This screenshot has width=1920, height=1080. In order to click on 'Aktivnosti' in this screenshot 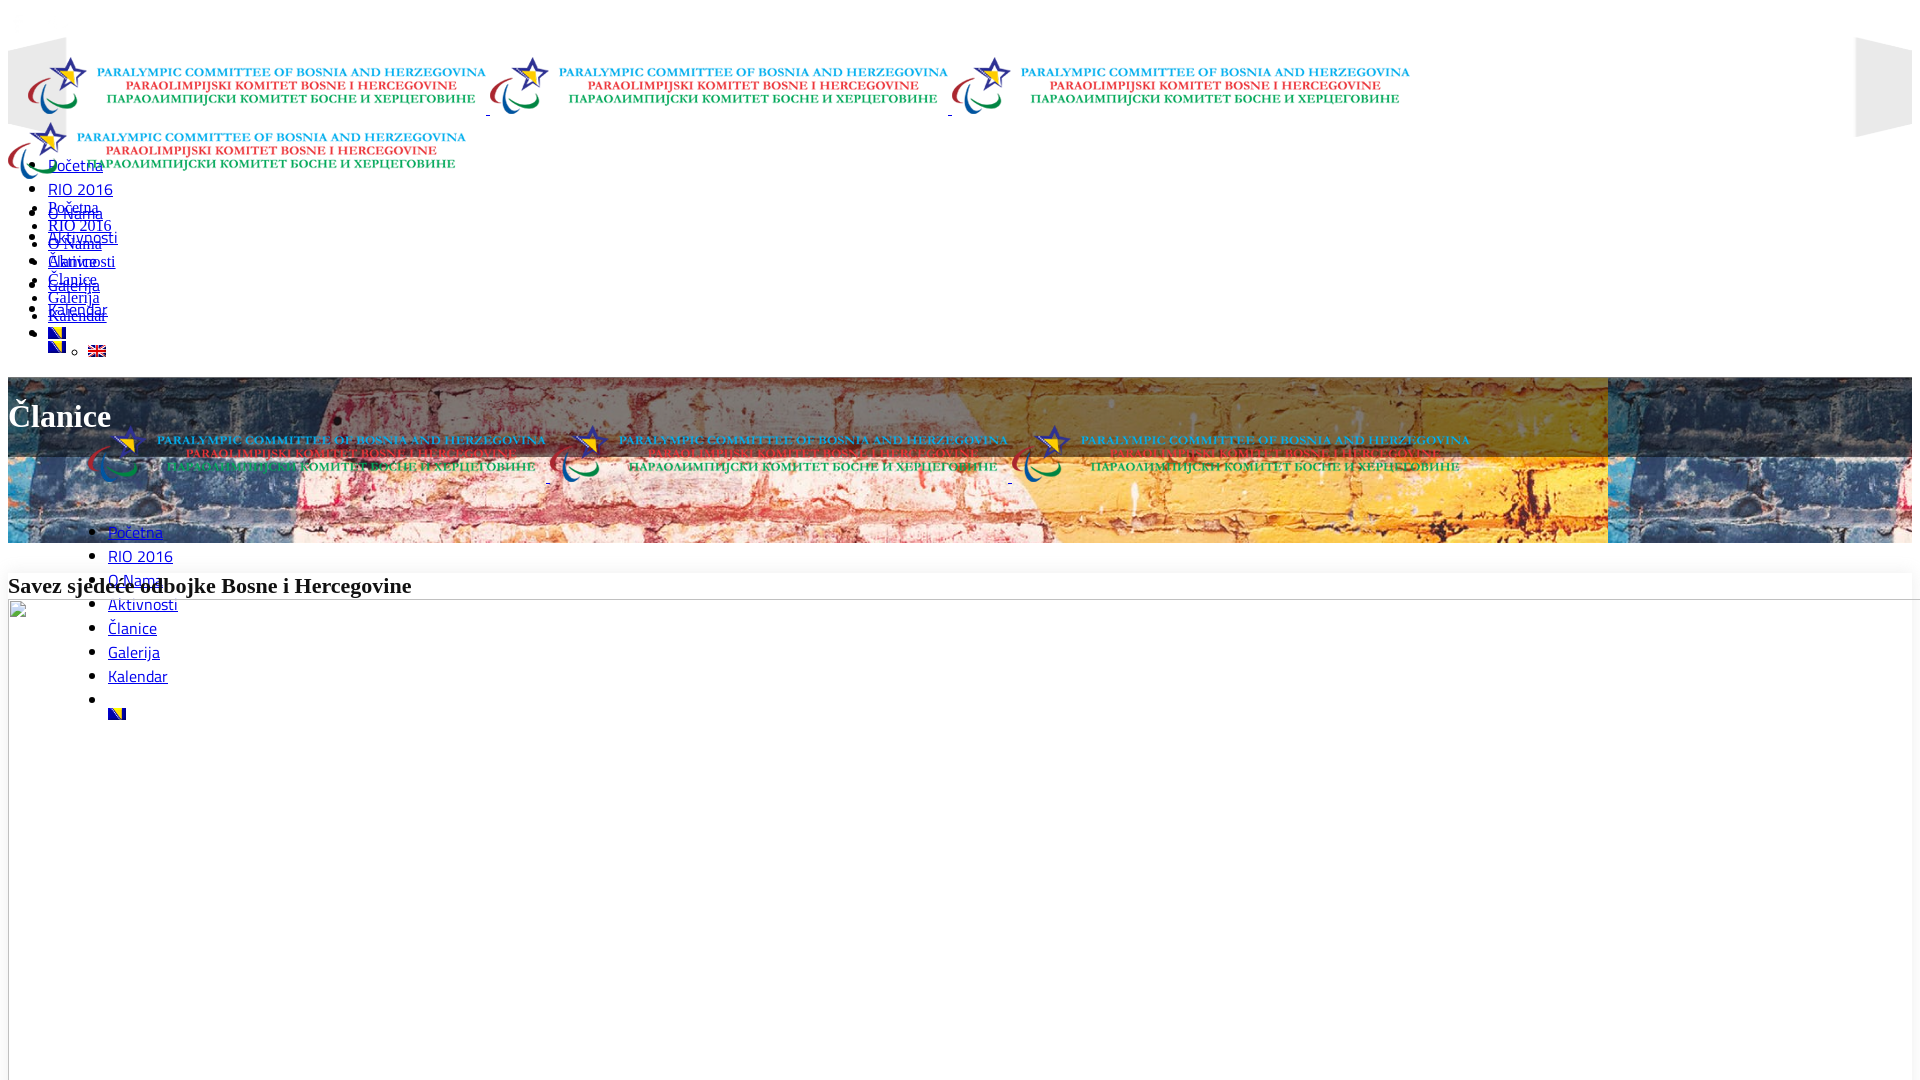, I will do `click(48, 260)`.